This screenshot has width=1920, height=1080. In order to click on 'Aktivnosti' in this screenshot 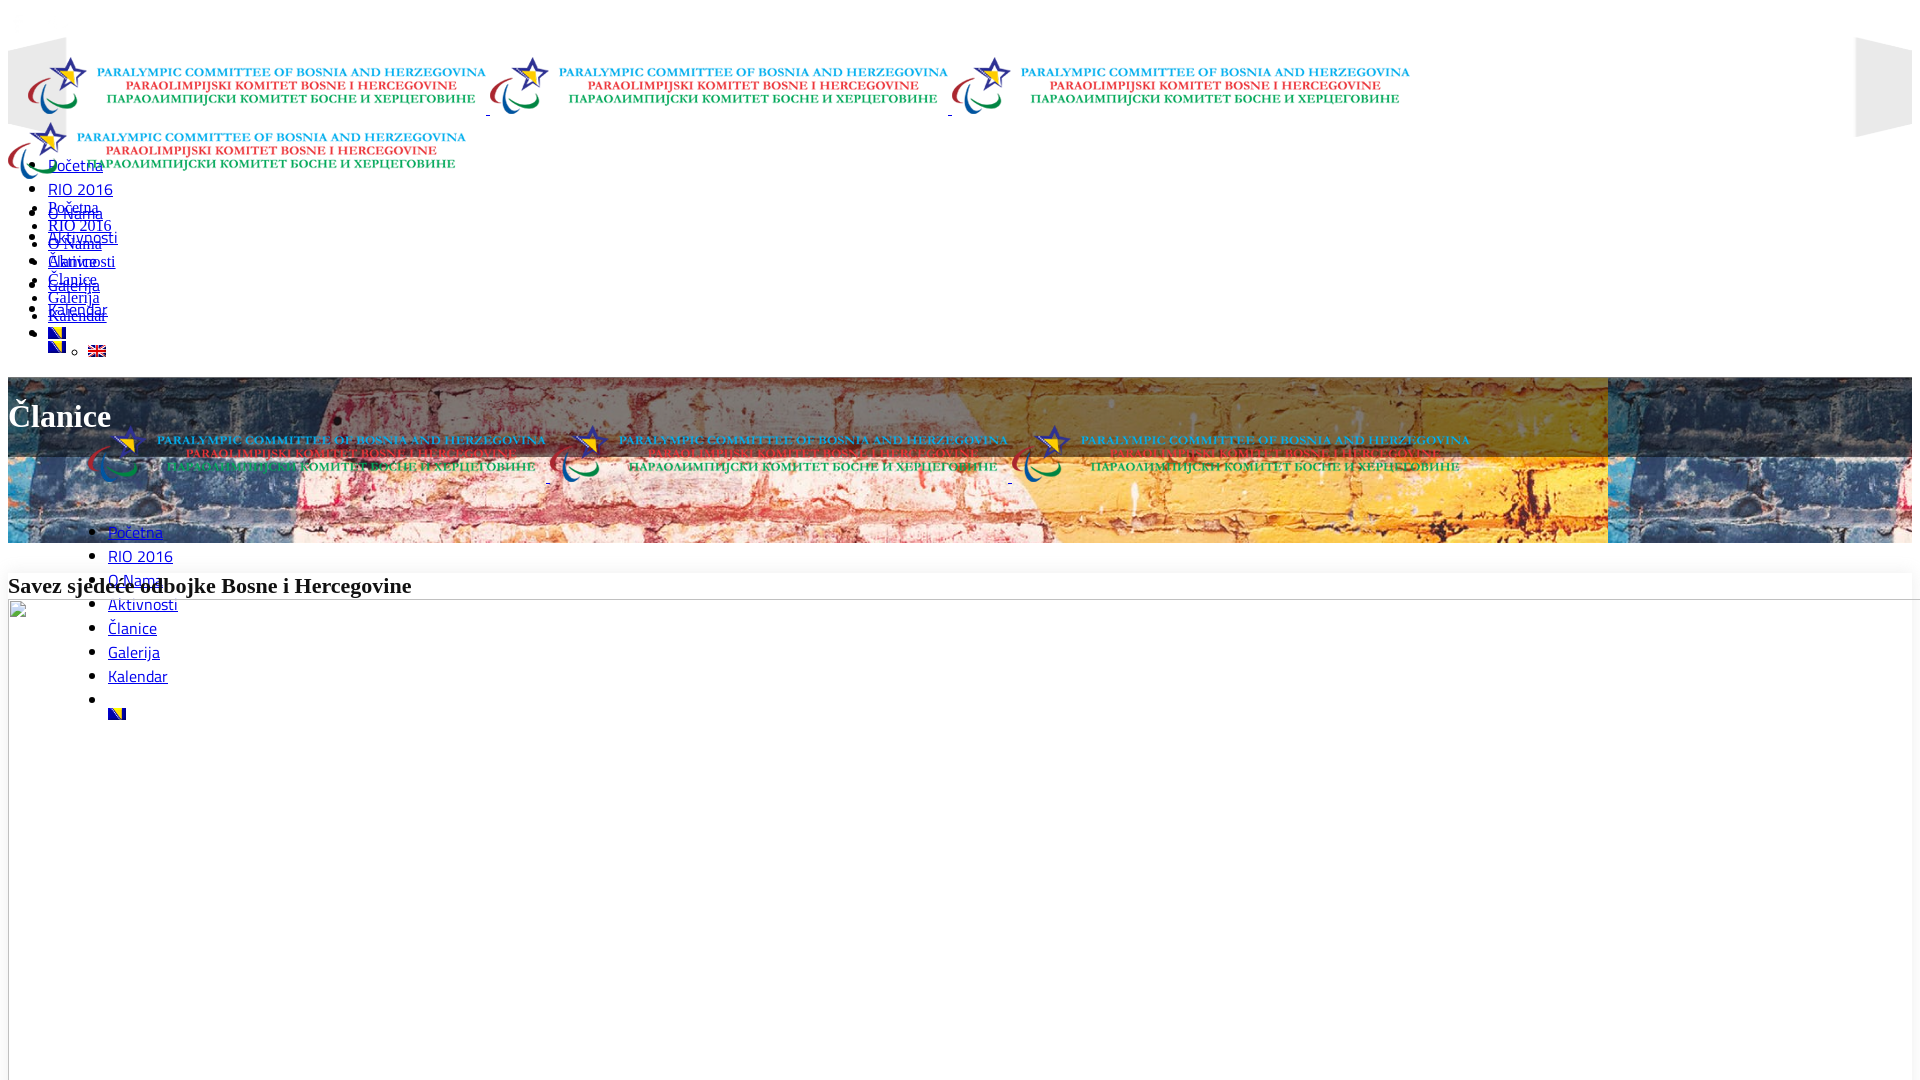, I will do `click(48, 260)`.